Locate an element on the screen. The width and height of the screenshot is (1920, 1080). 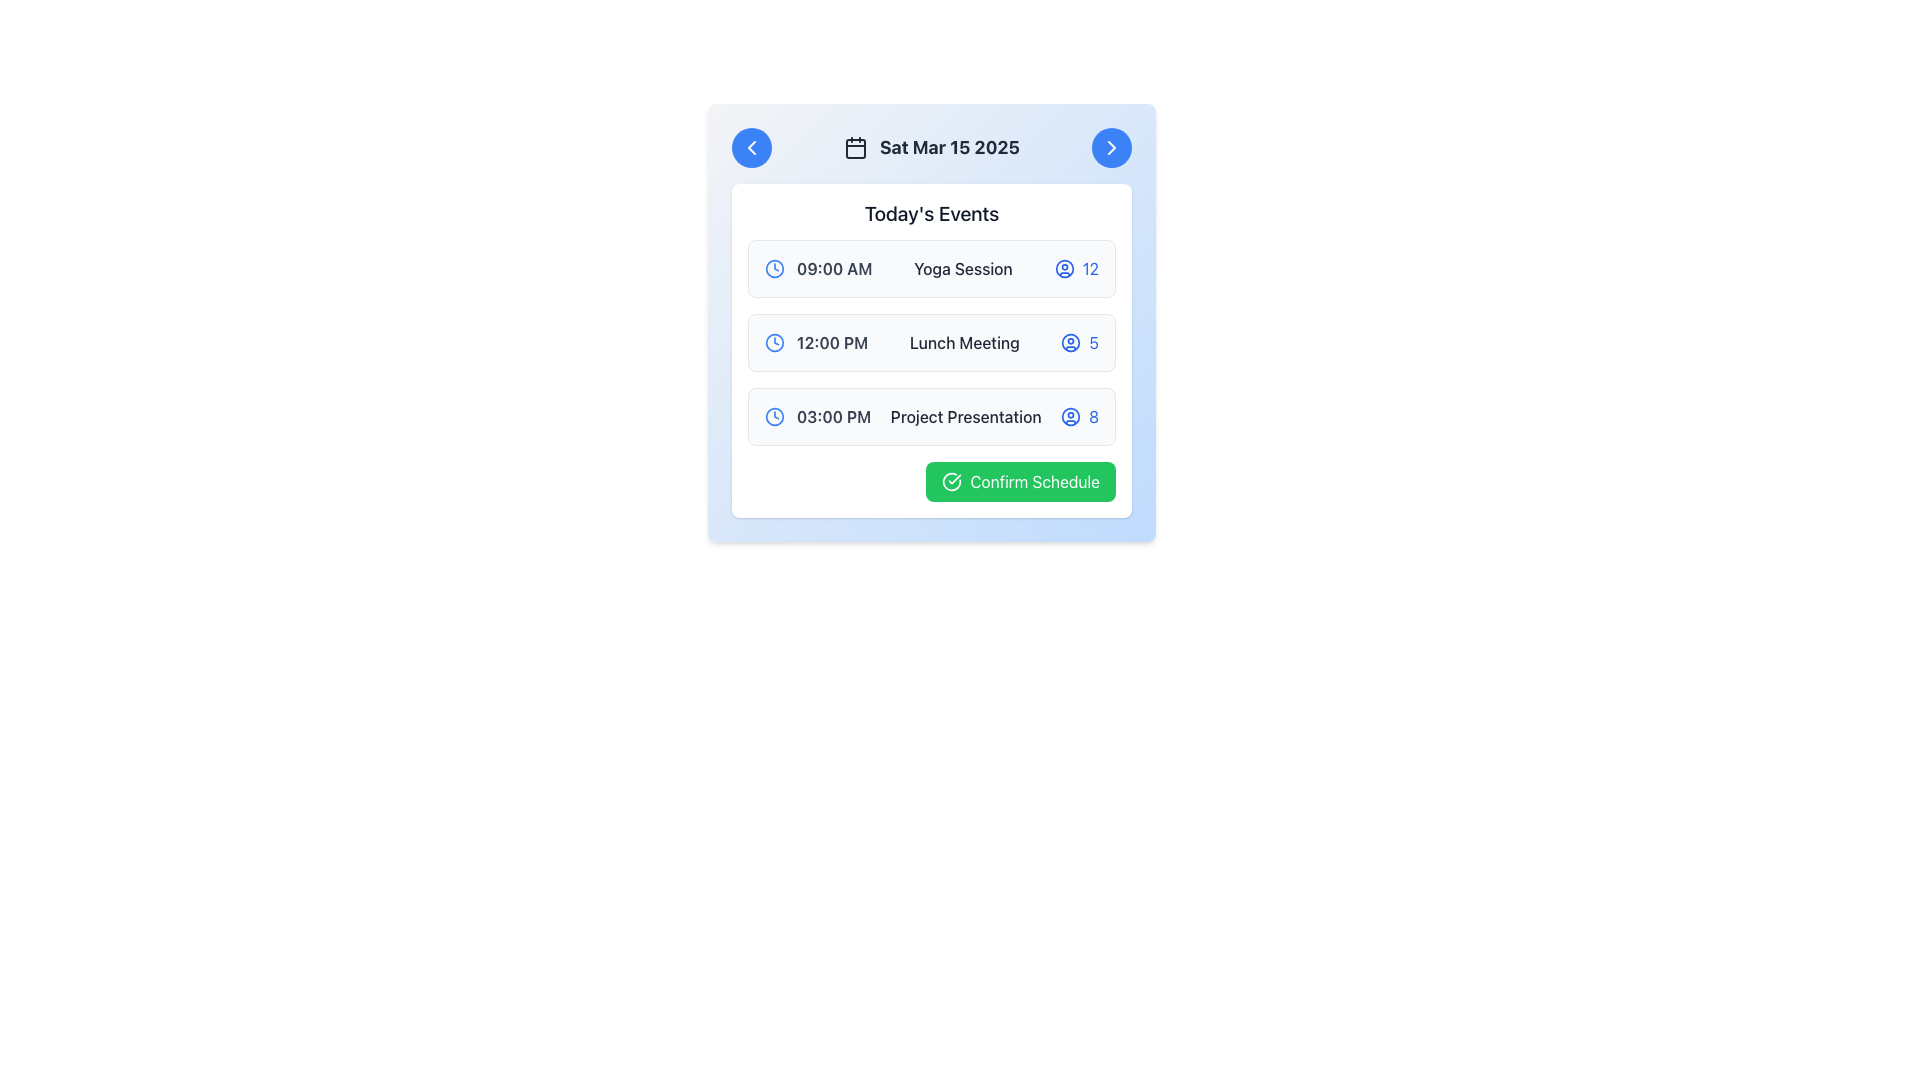
the participant count displayed next to the user icon in the third section of the event schedule, positioned to the right of the 'Lunch Meeting' text is located at coordinates (1079, 342).